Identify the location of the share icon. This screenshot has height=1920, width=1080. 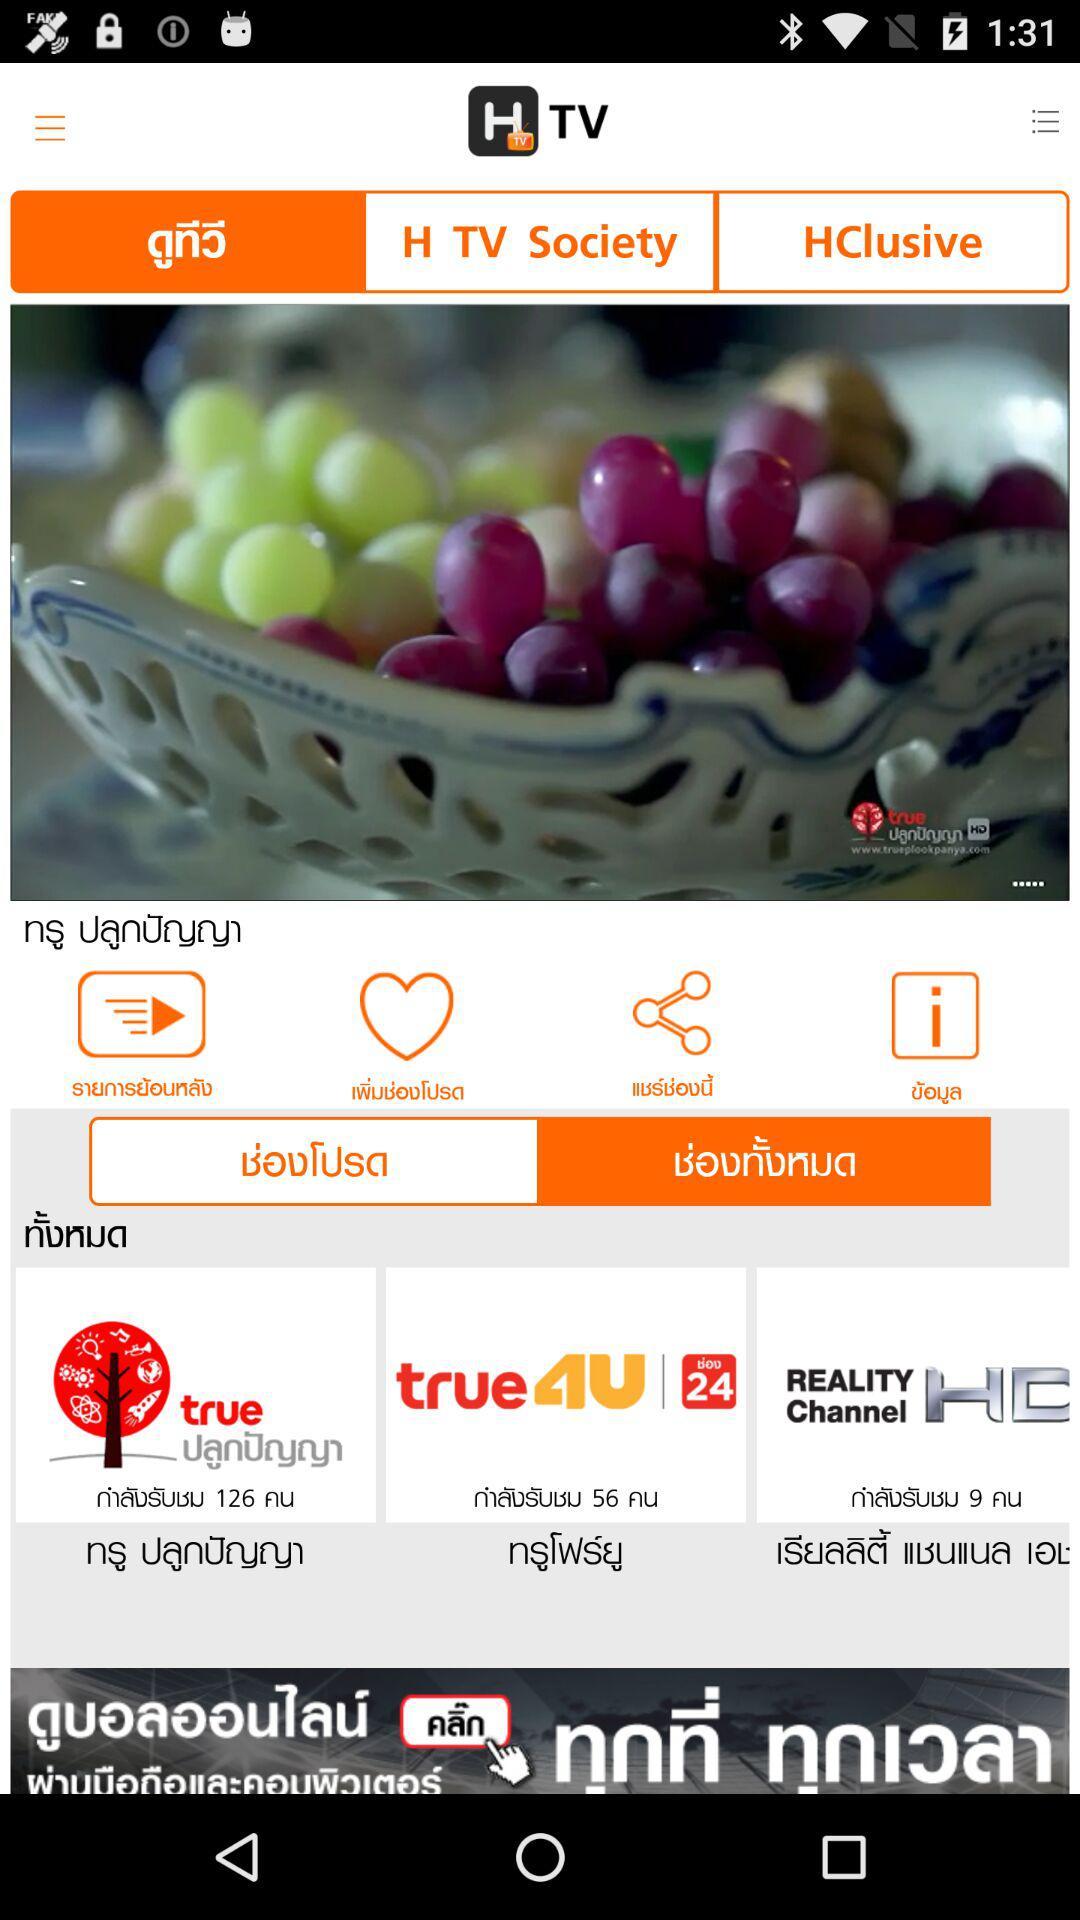
(672, 1084).